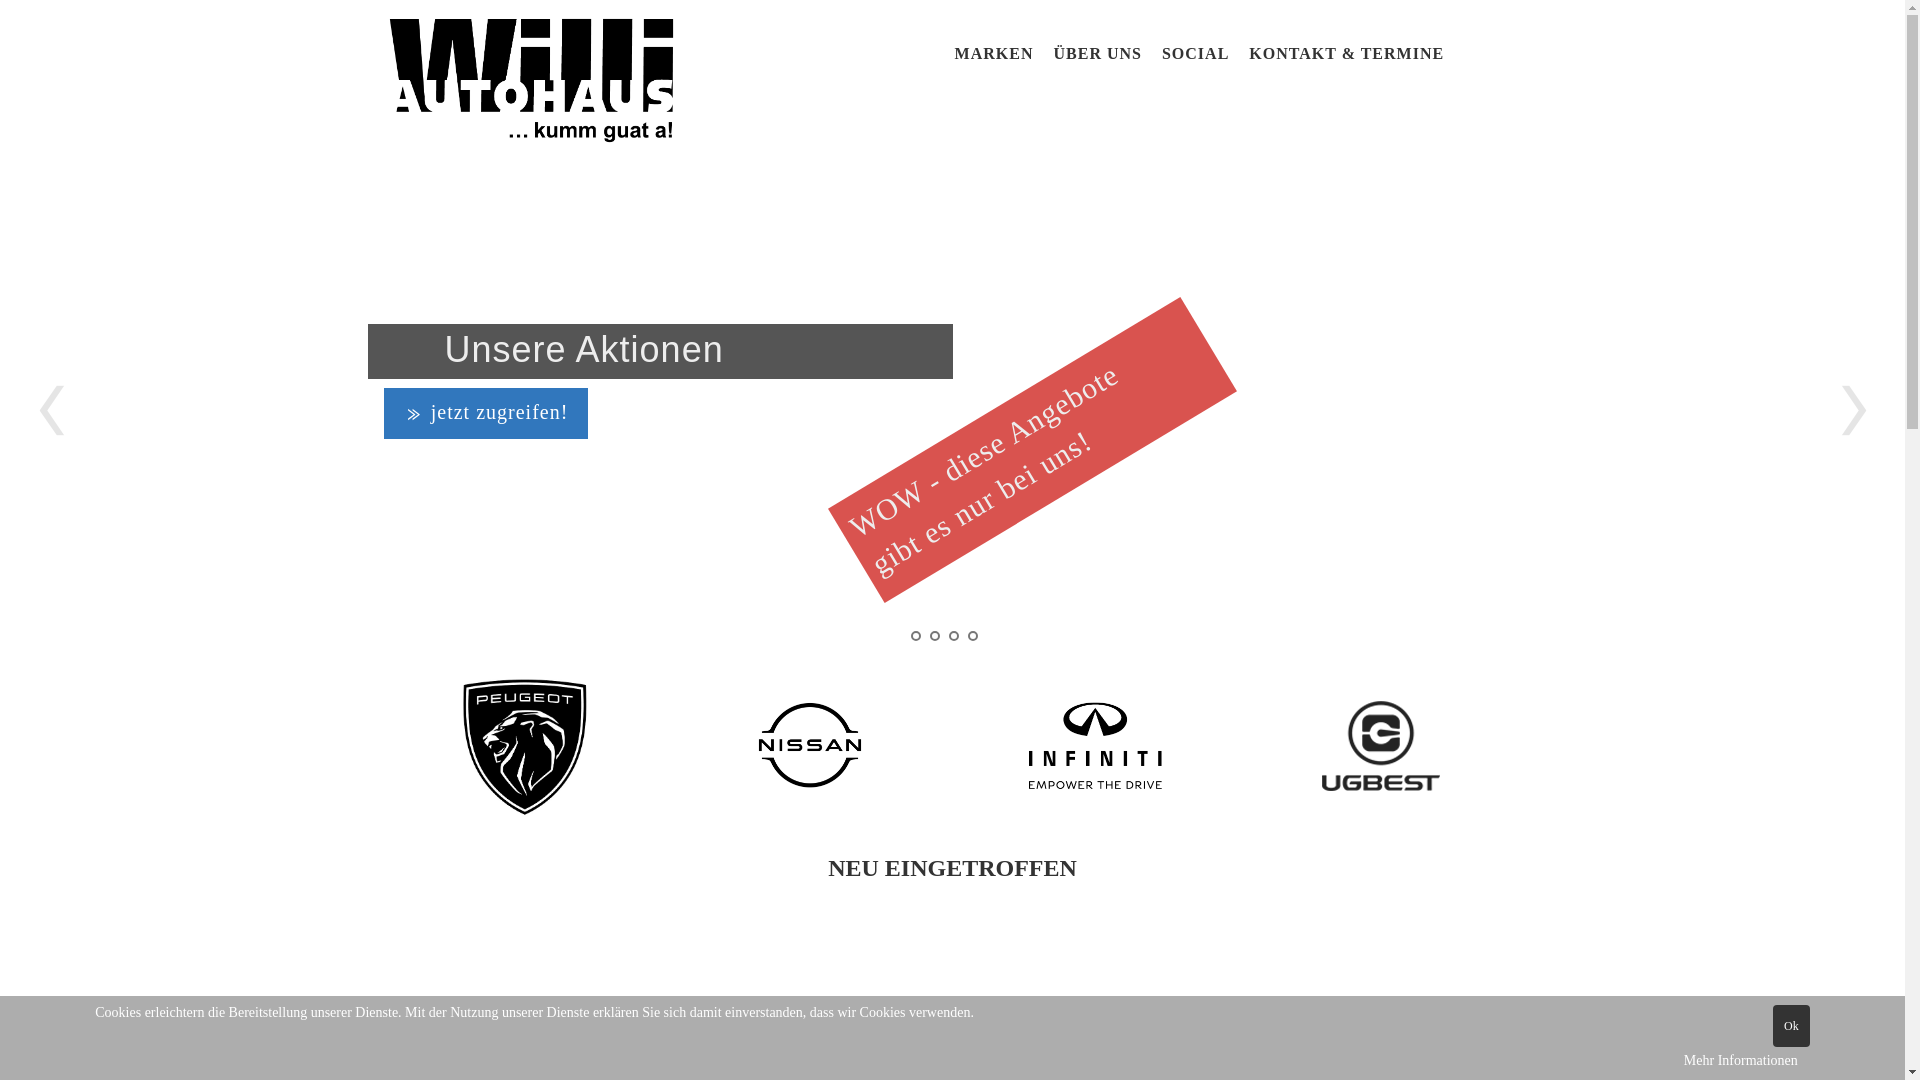  What do you see at coordinates (1161, 53) in the screenshot?
I see `'SOCIAL'` at bounding box center [1161, 53].